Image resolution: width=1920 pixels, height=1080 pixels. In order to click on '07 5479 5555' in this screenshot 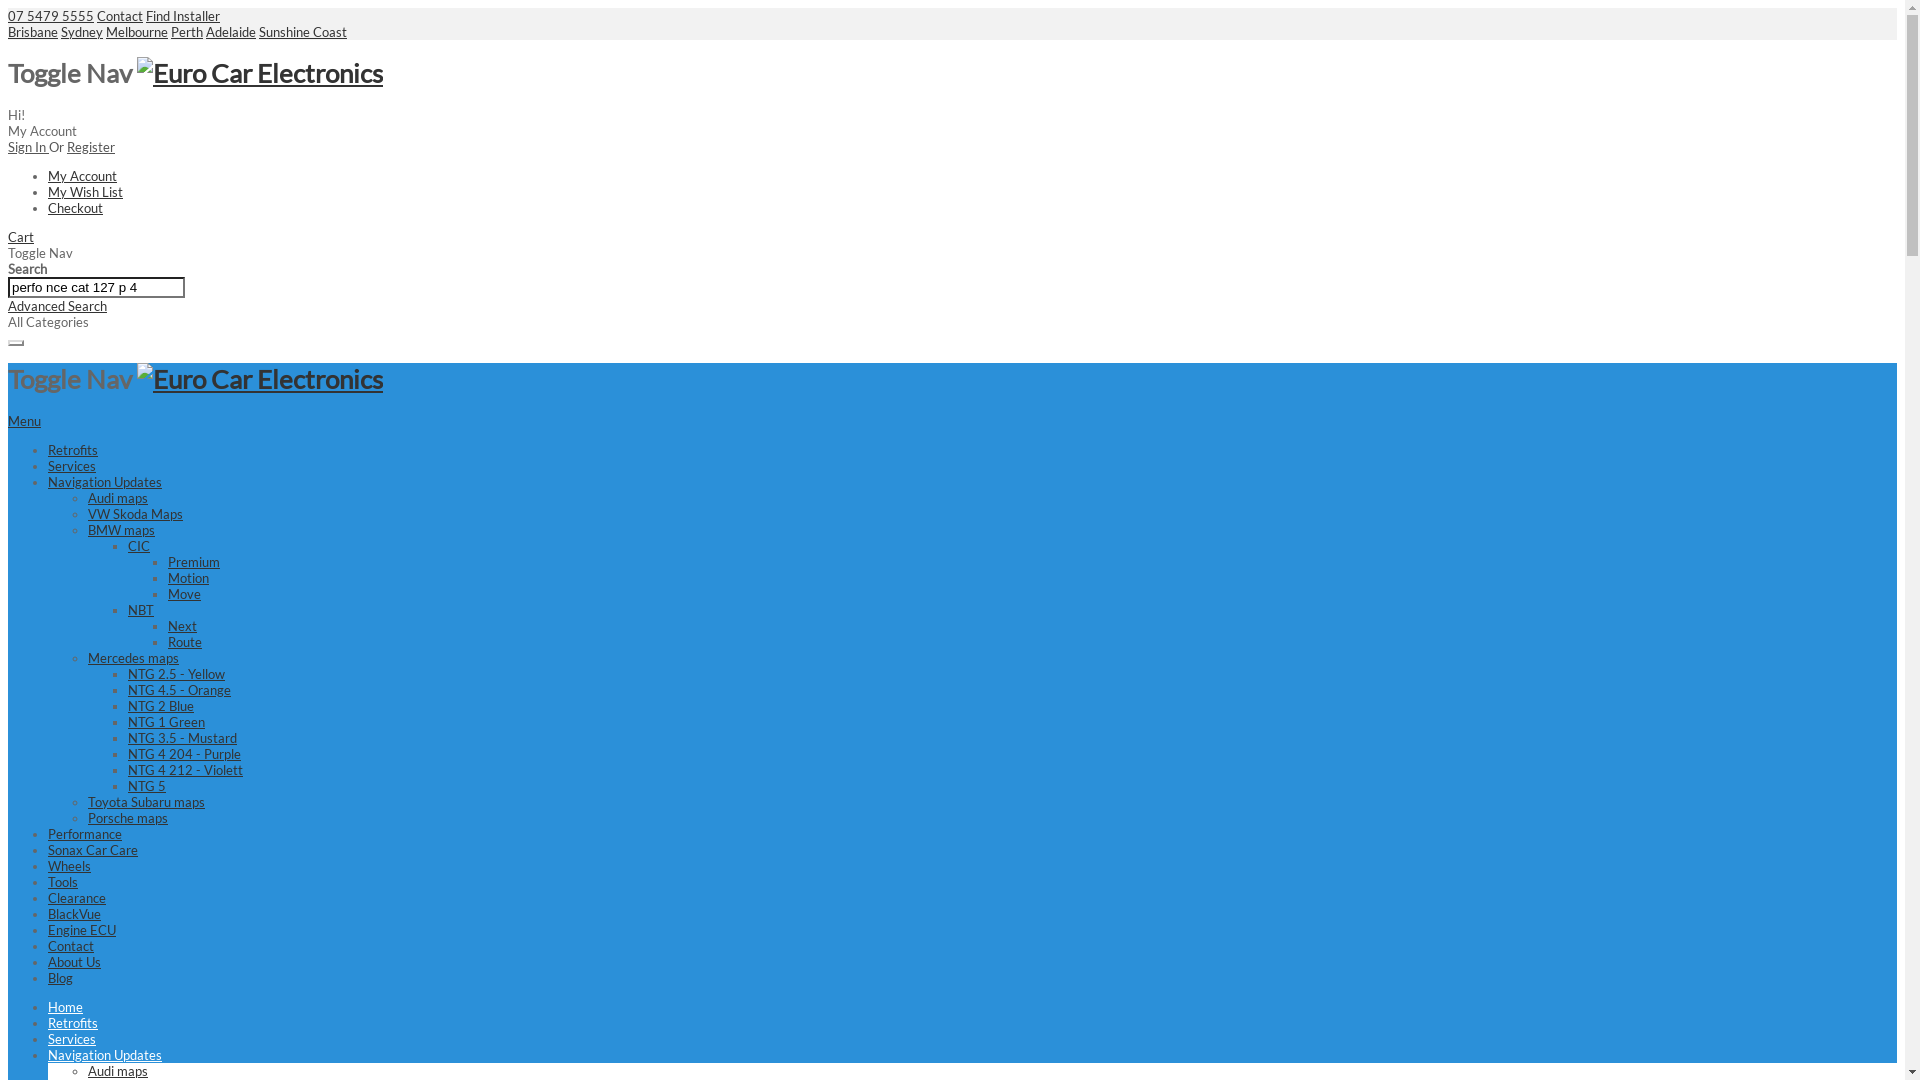, I will do `click(8, 15)`.